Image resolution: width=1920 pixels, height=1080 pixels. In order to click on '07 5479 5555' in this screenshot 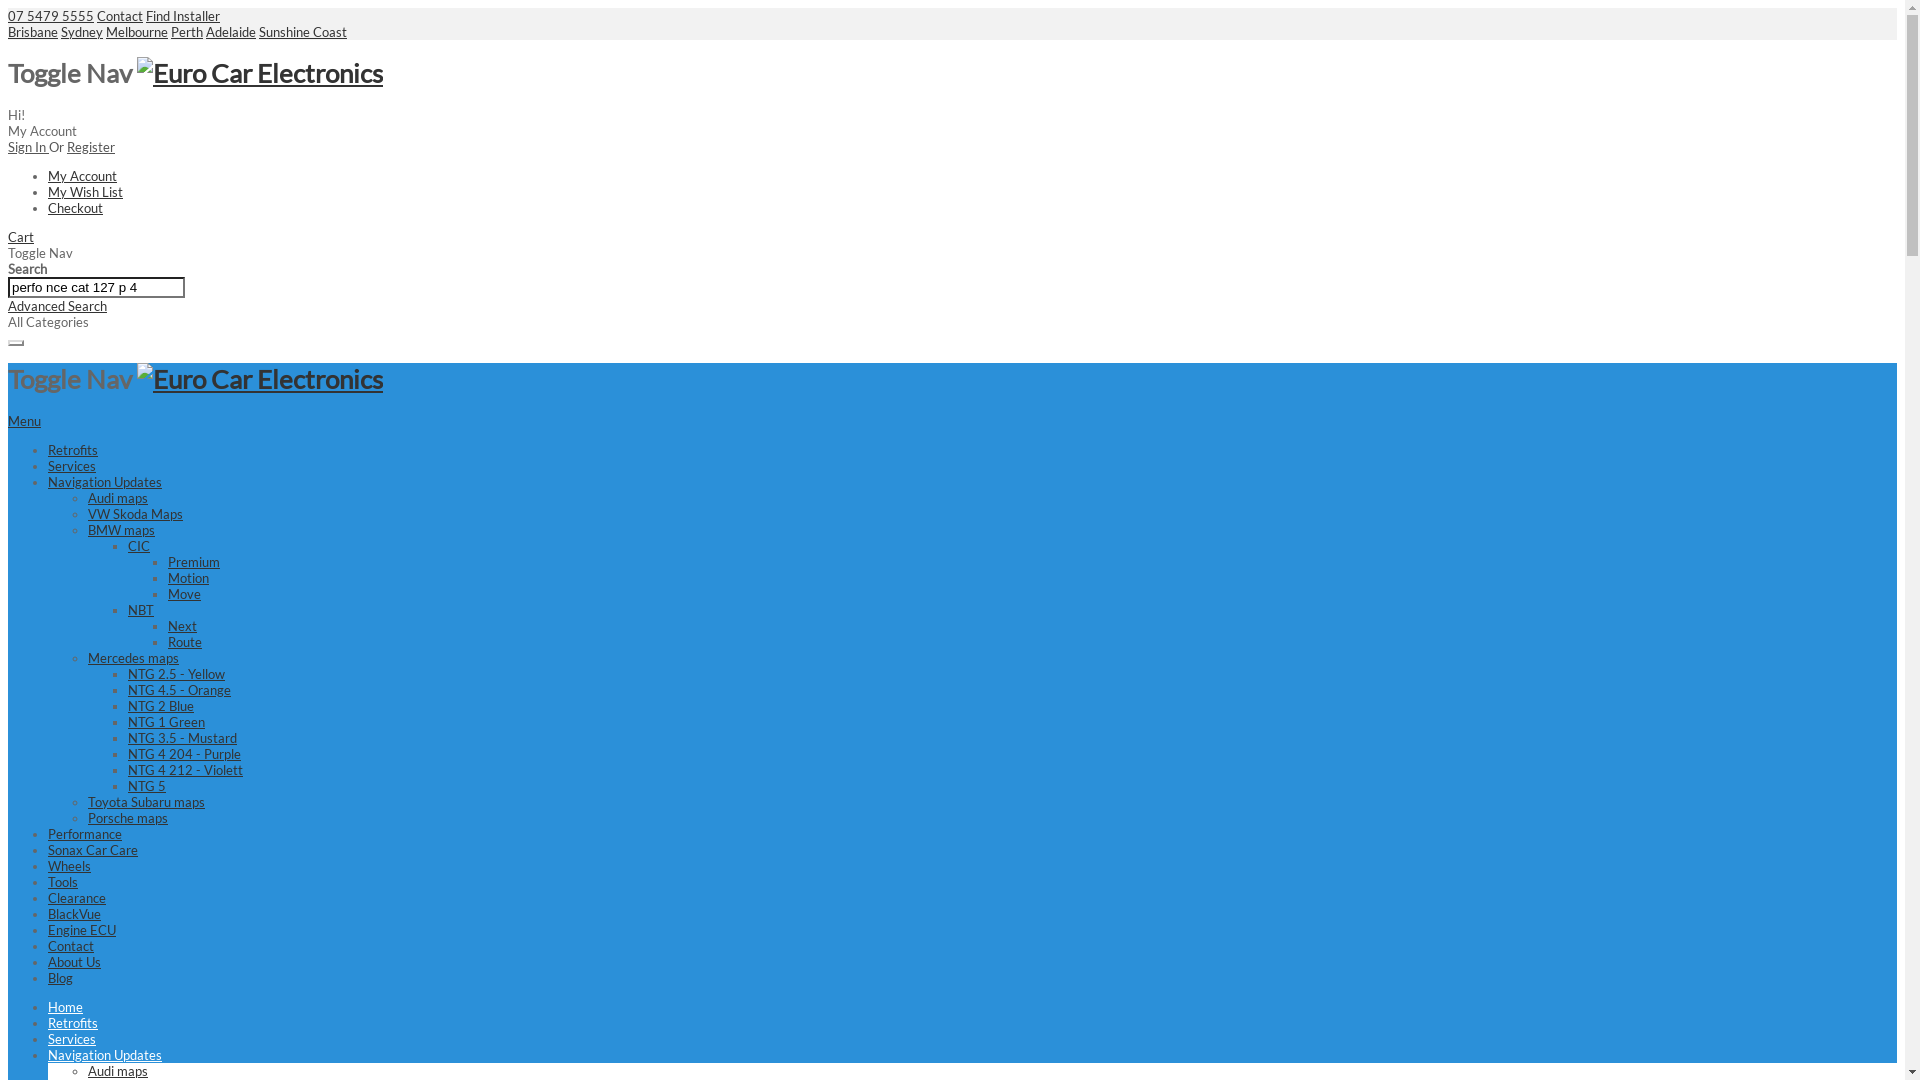, I will do `click(8, 15)`.